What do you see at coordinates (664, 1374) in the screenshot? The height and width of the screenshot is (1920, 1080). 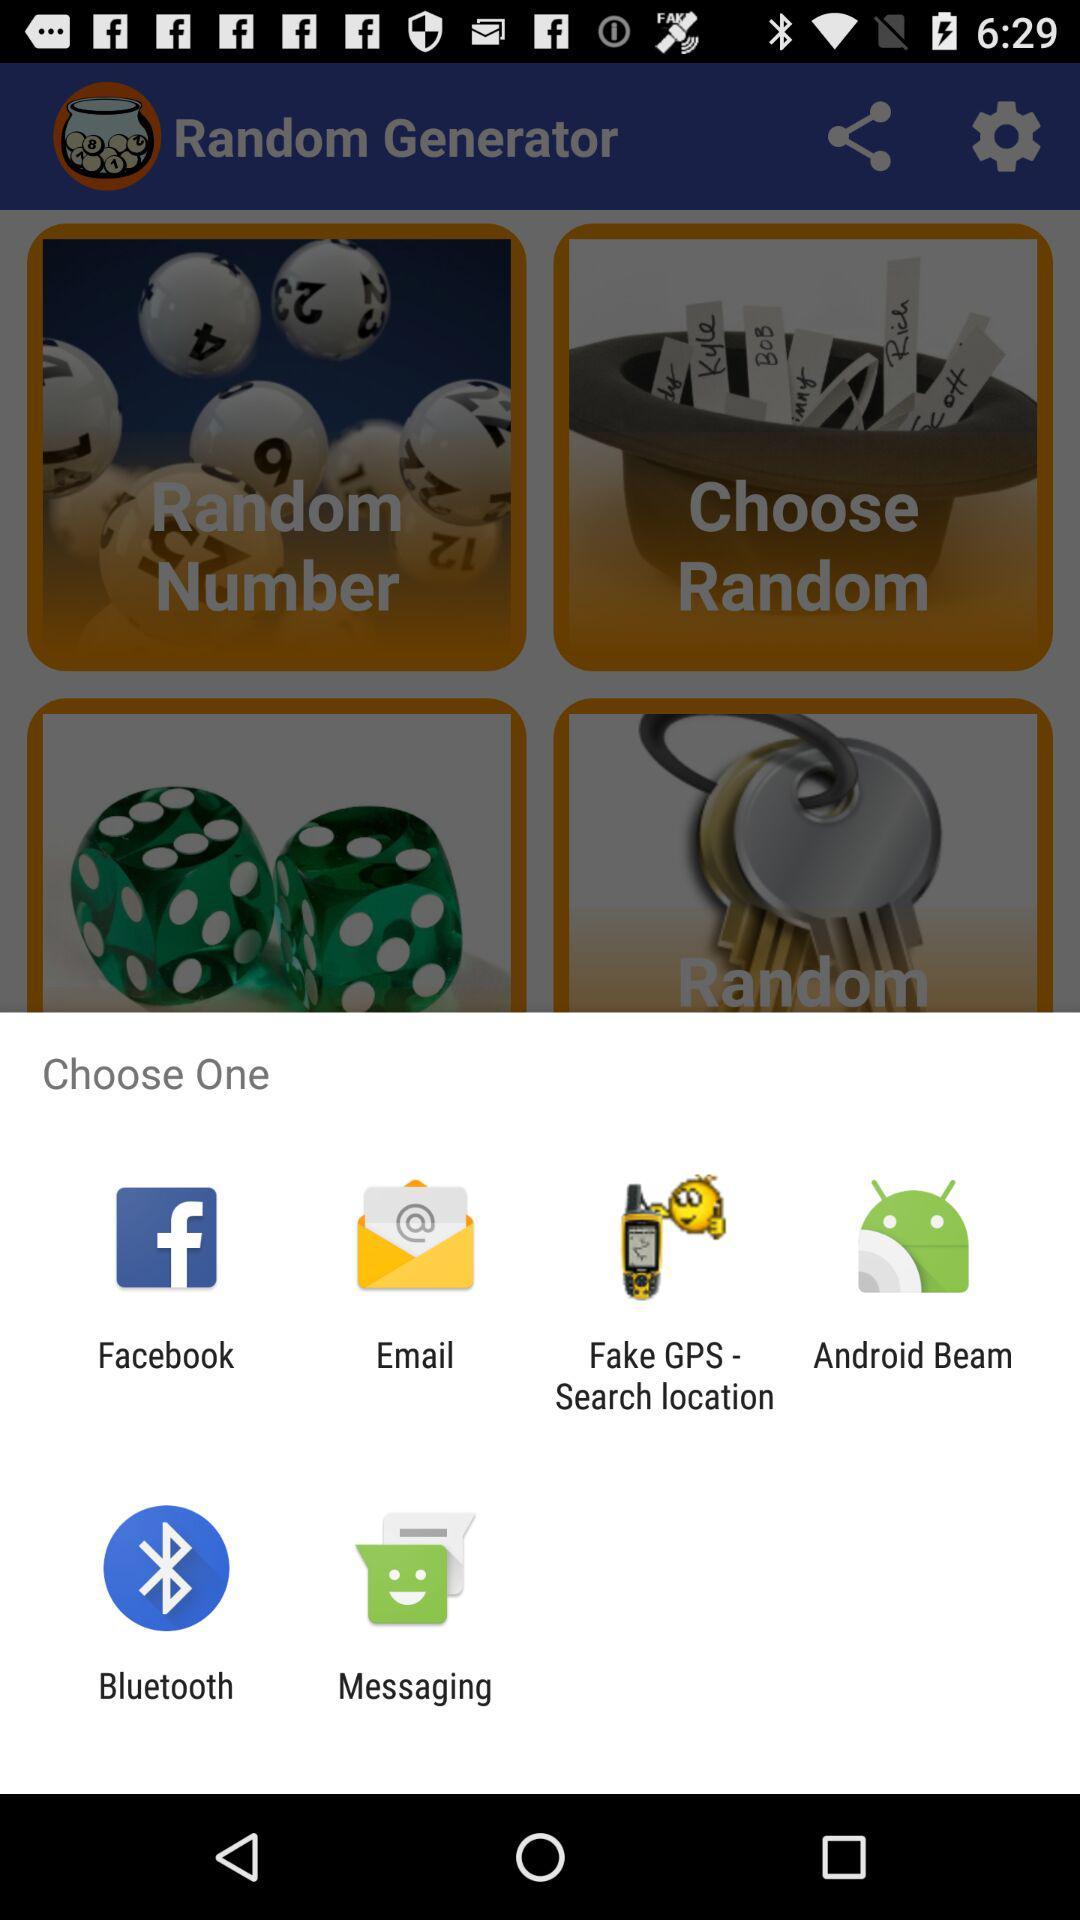 I see `the fake gps search item` at bounding box center [664, 1374].